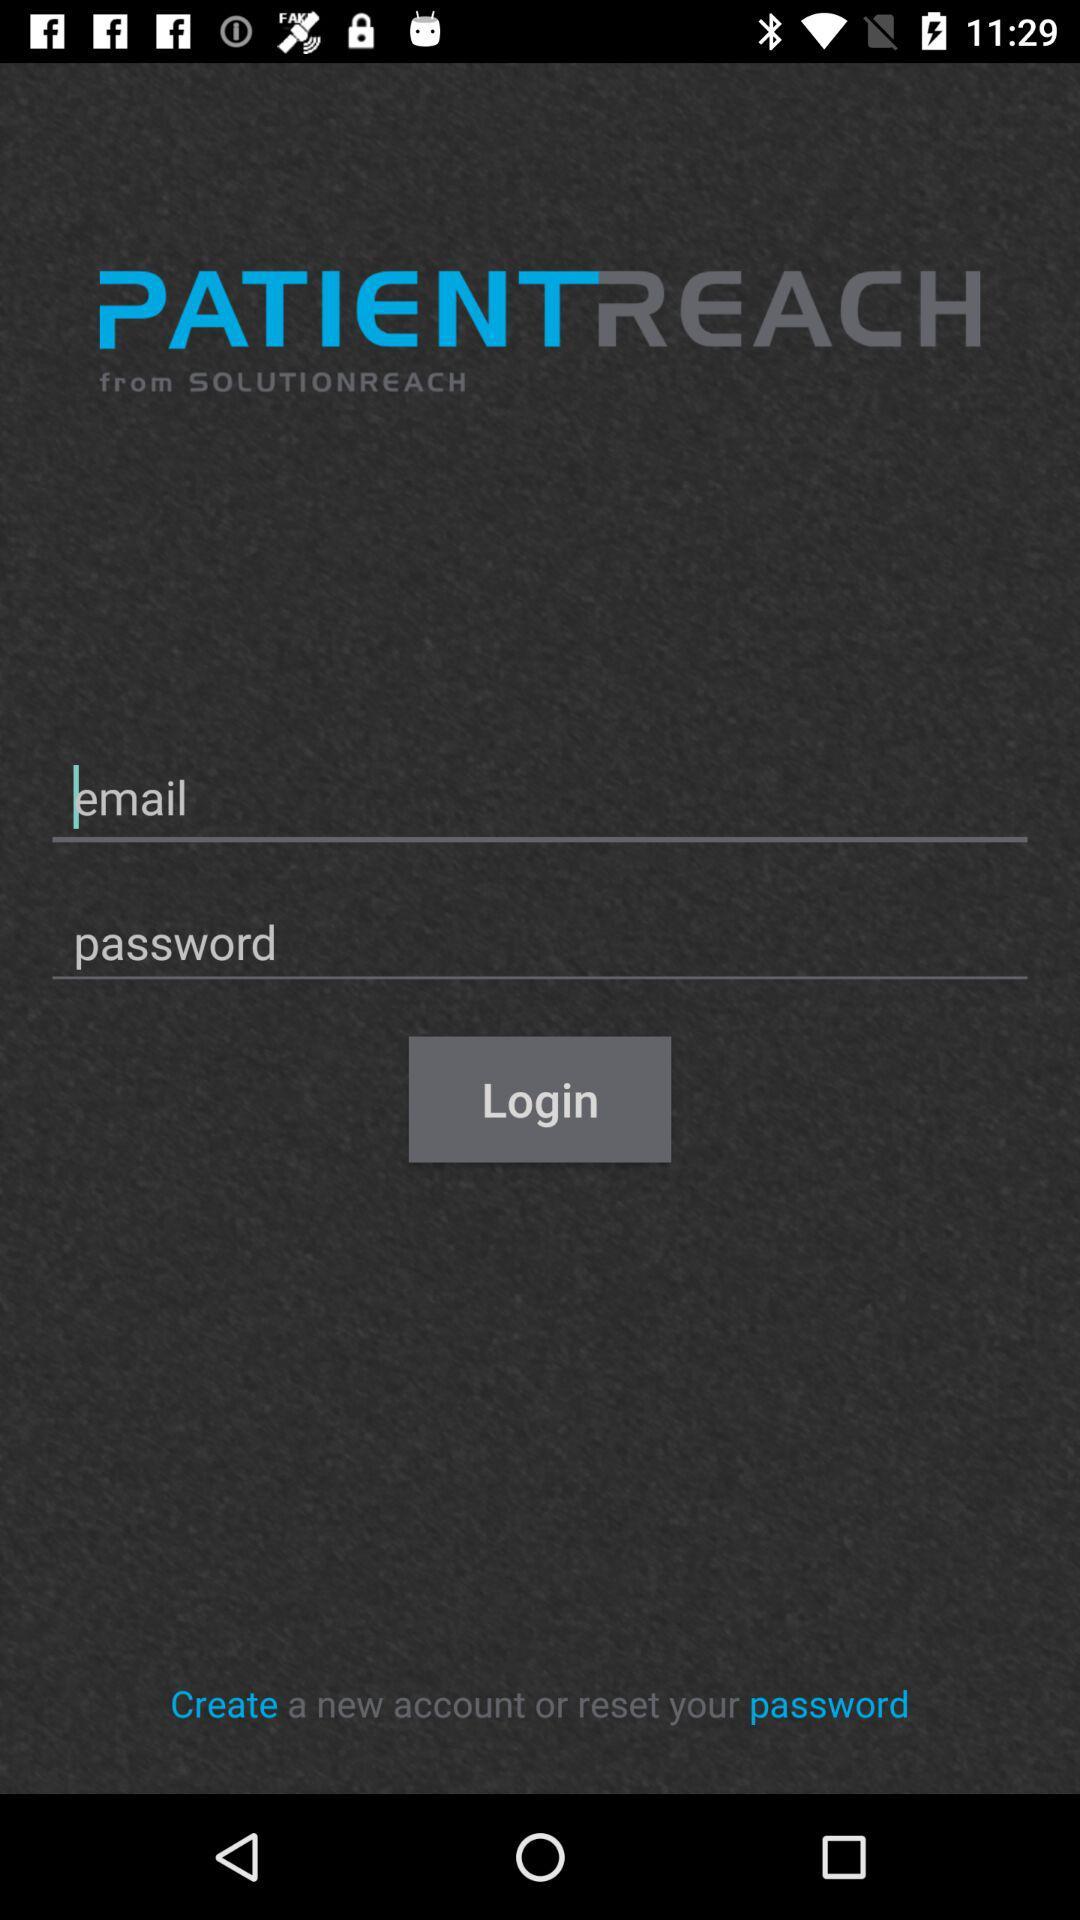 The image size is (1080, 1920). I want to click on item above the a new account icon, so click(540, 1098).